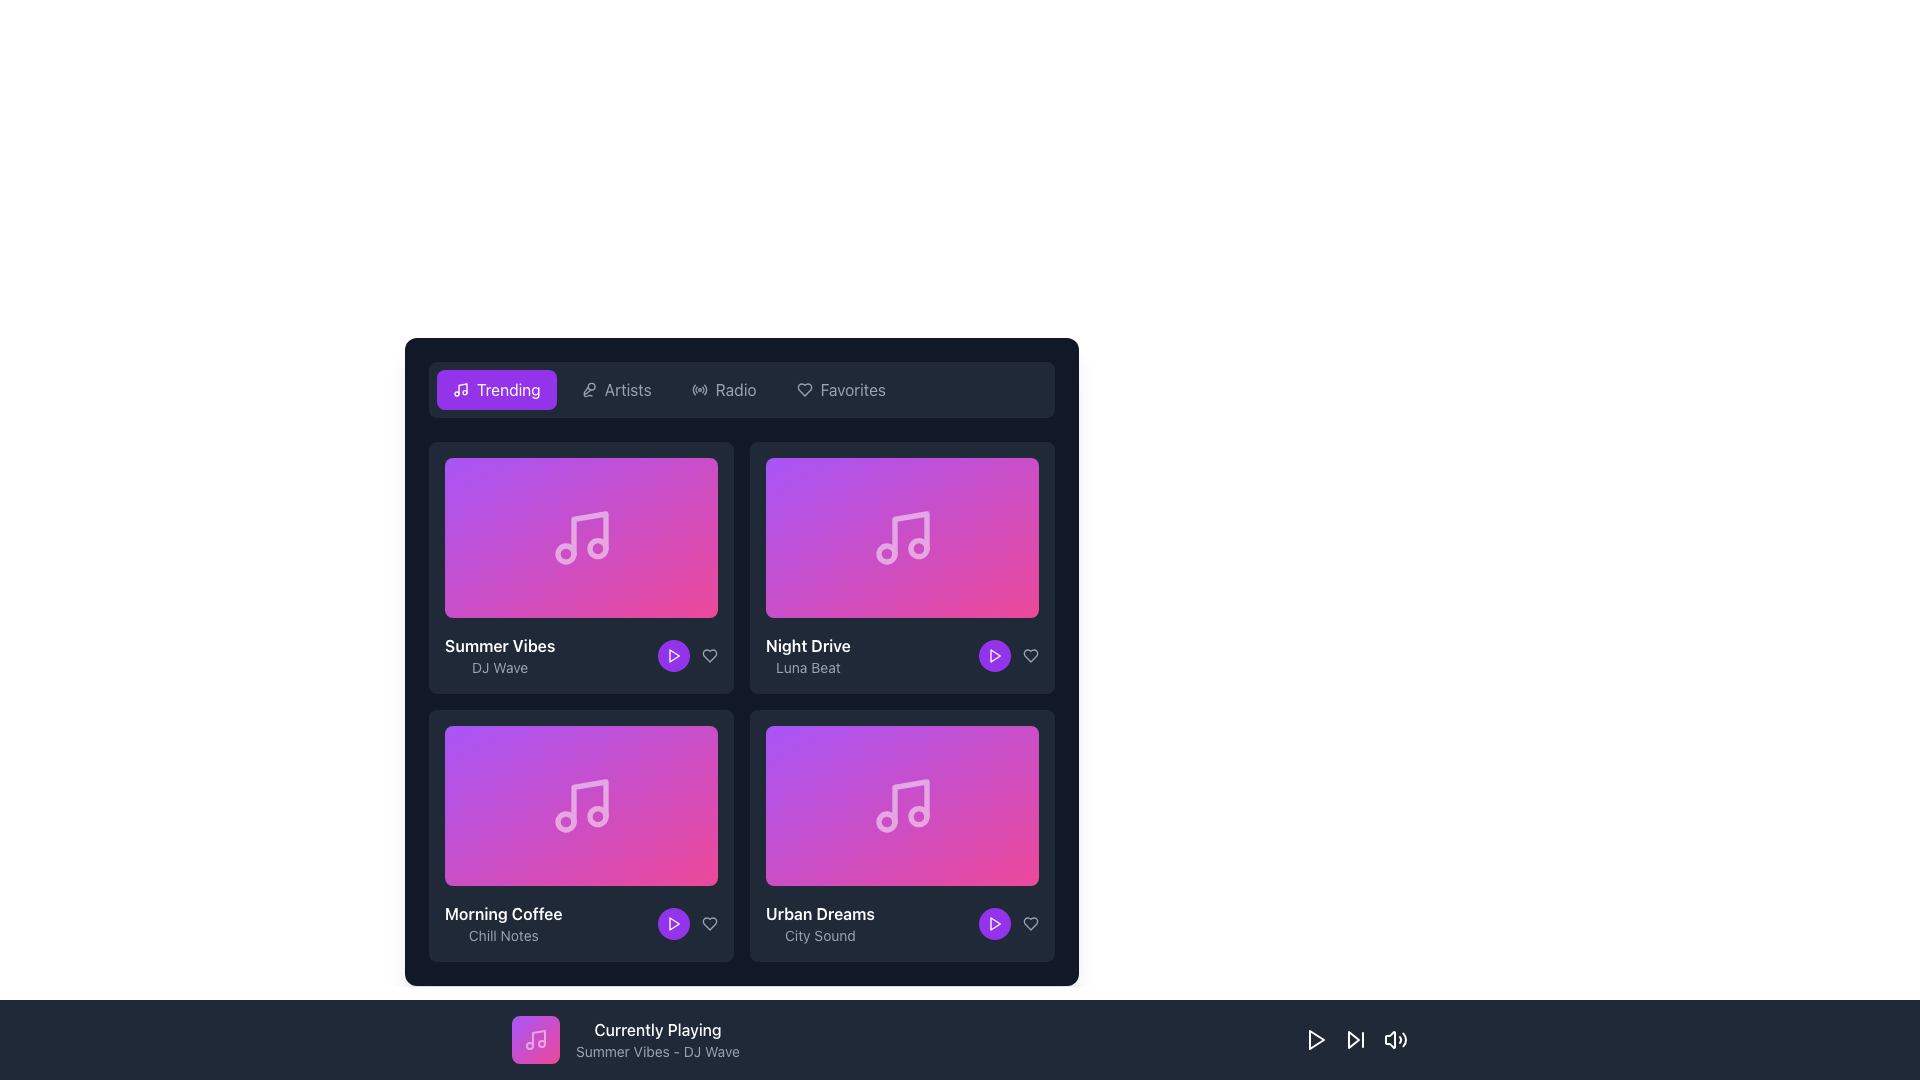  Describe the element at coordinates (994, 924) in the screenshot. I see `the circular purple 'Play' button with a white triangular icon located in the bottom-right corner of the 'Urban Dreams' card to play the media` at that location.